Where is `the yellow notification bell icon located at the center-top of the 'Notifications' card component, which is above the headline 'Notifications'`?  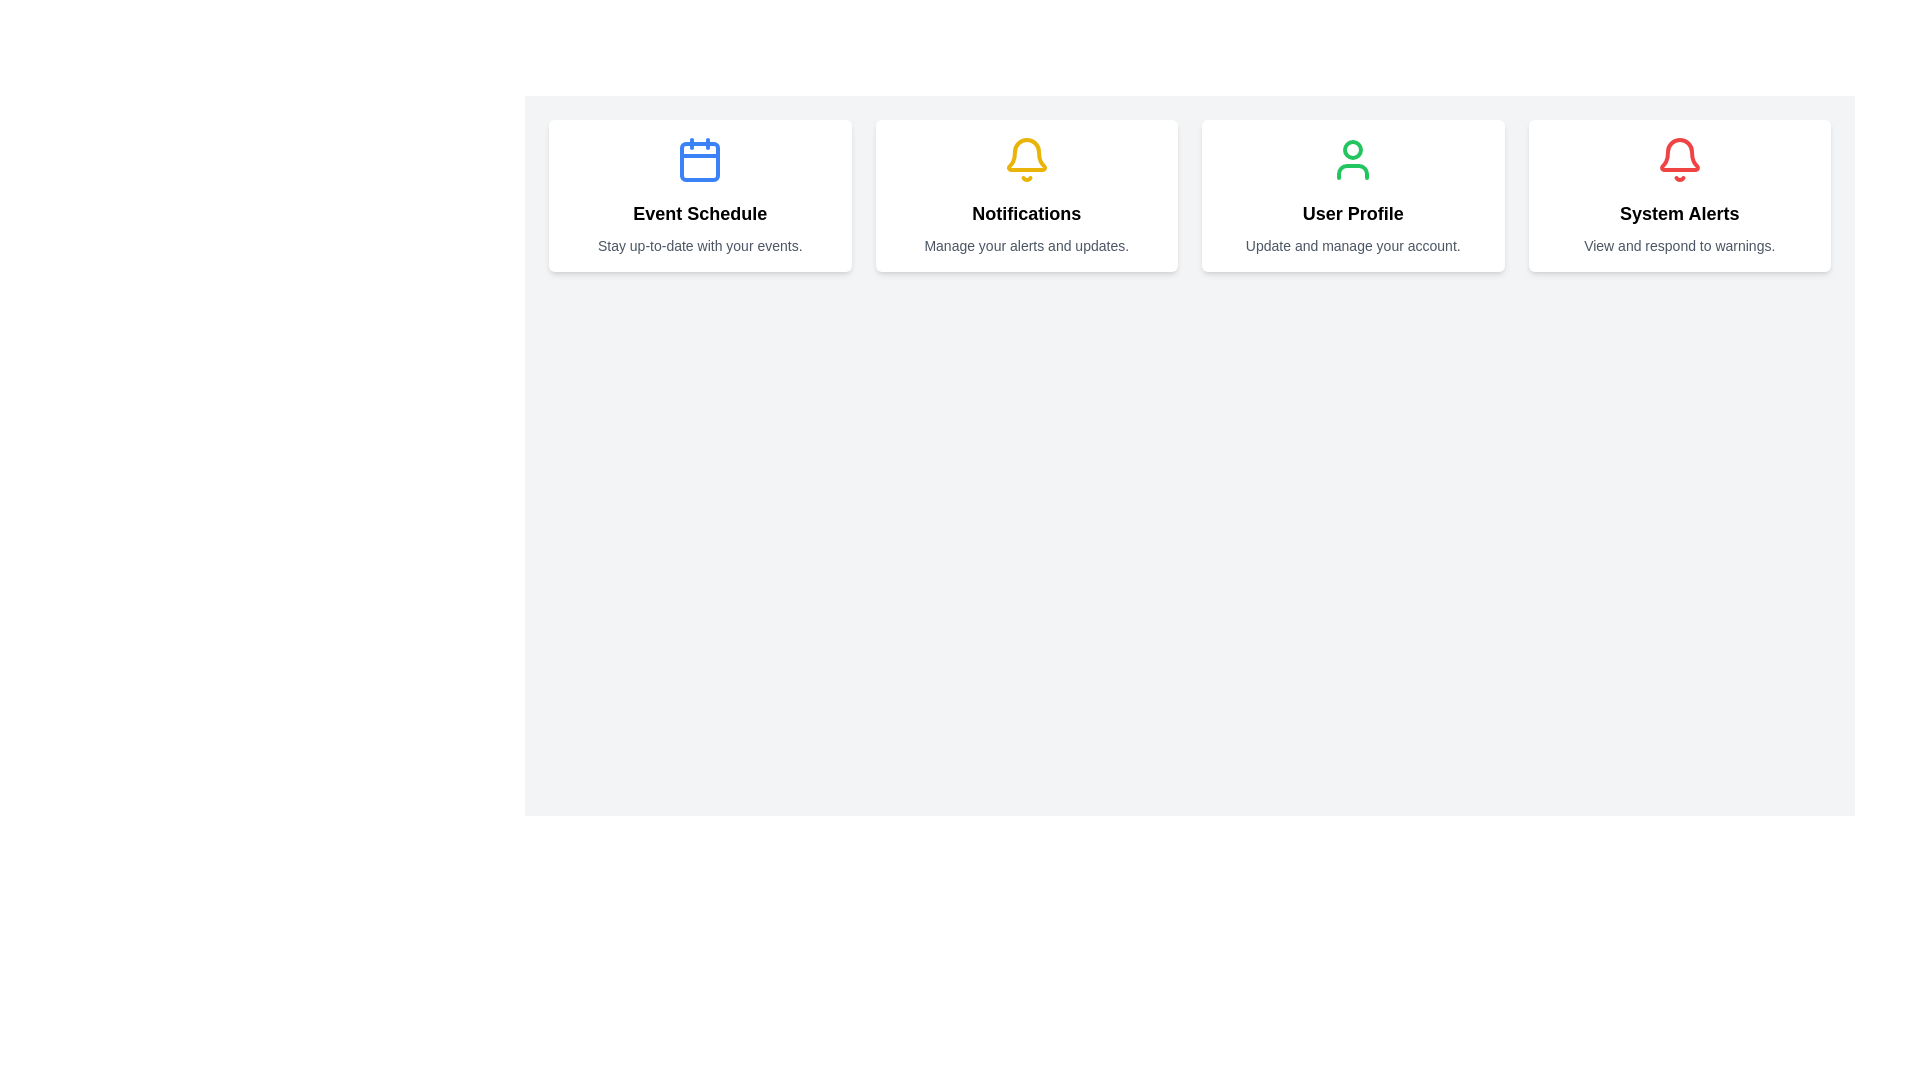
the yellow notification bell icon located at the center-top of the 'Notifications' card component, which is above the headline 'Notifications' is located at coordinates (1026, 158).